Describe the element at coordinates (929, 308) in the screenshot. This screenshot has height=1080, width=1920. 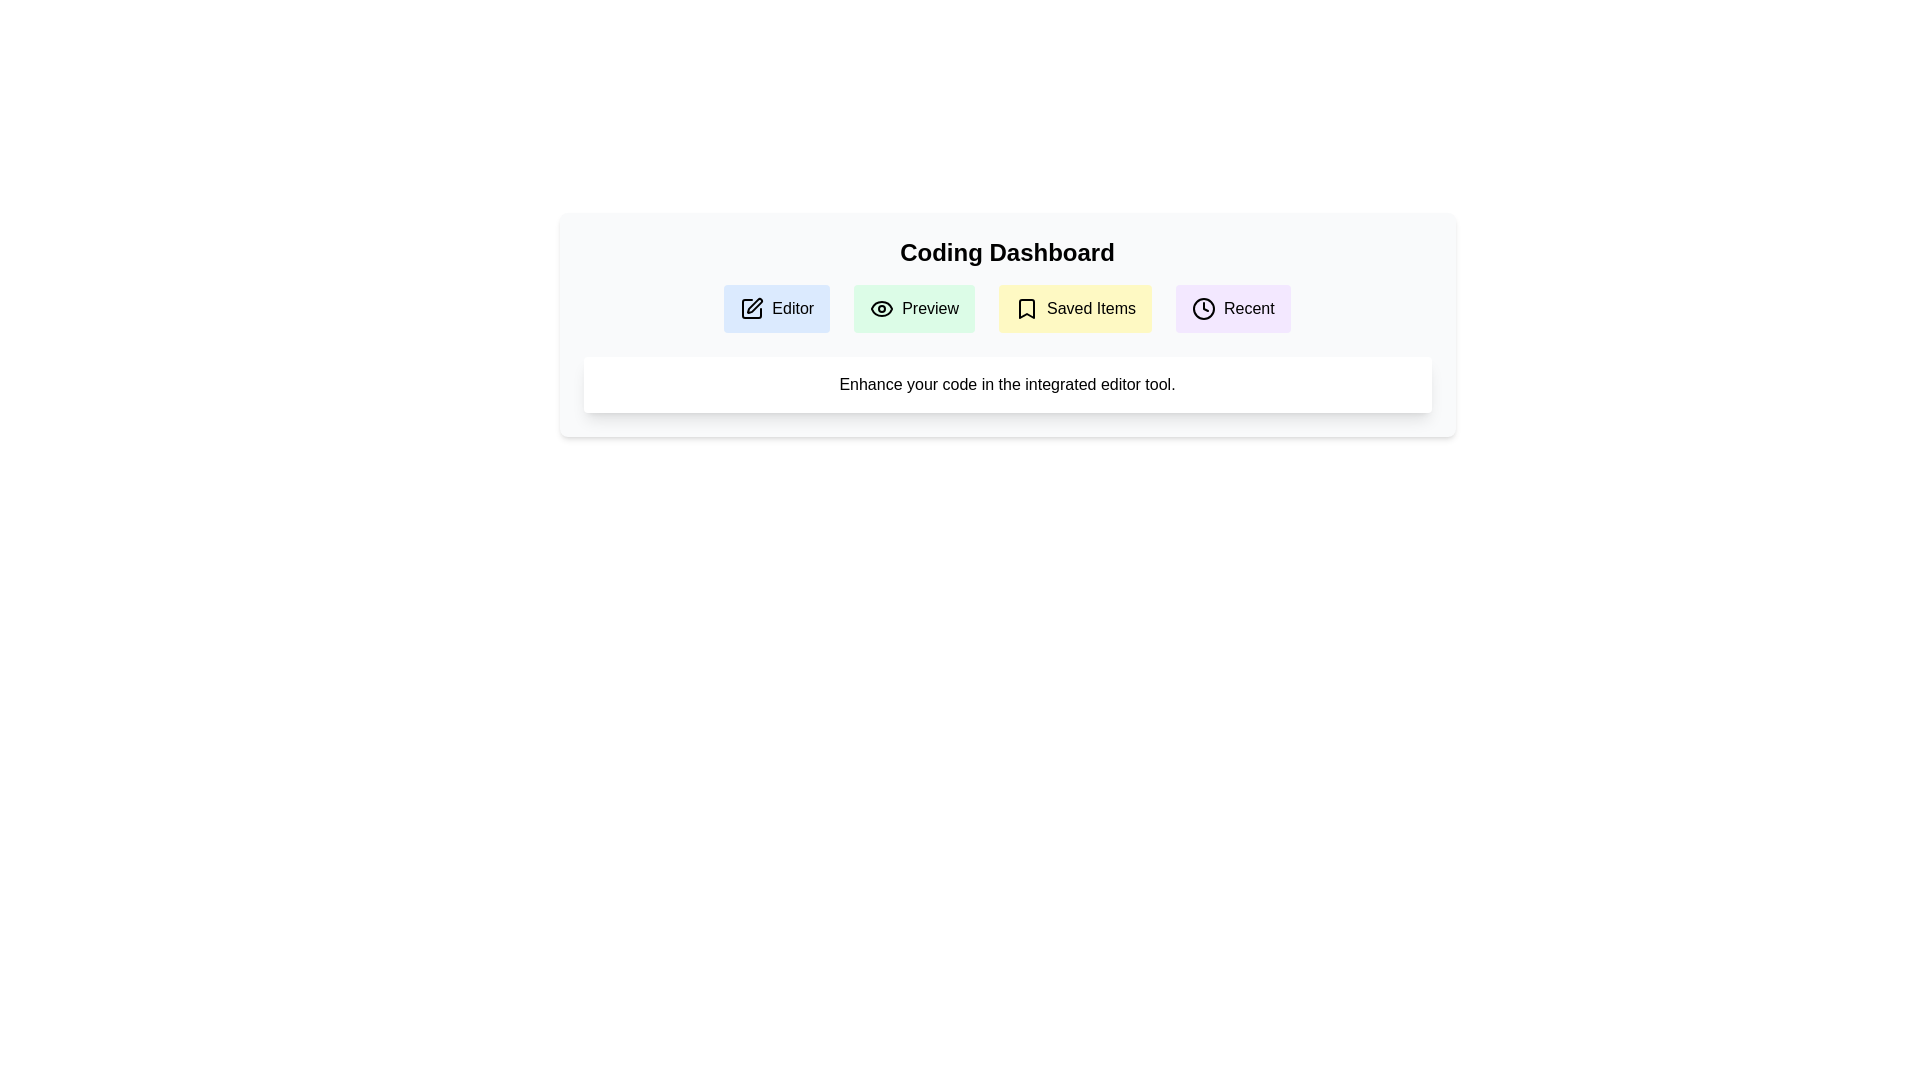
I see `the 'Preview' button, which is the second button from the left in a toolbar at the top-right of the UI` at that location.